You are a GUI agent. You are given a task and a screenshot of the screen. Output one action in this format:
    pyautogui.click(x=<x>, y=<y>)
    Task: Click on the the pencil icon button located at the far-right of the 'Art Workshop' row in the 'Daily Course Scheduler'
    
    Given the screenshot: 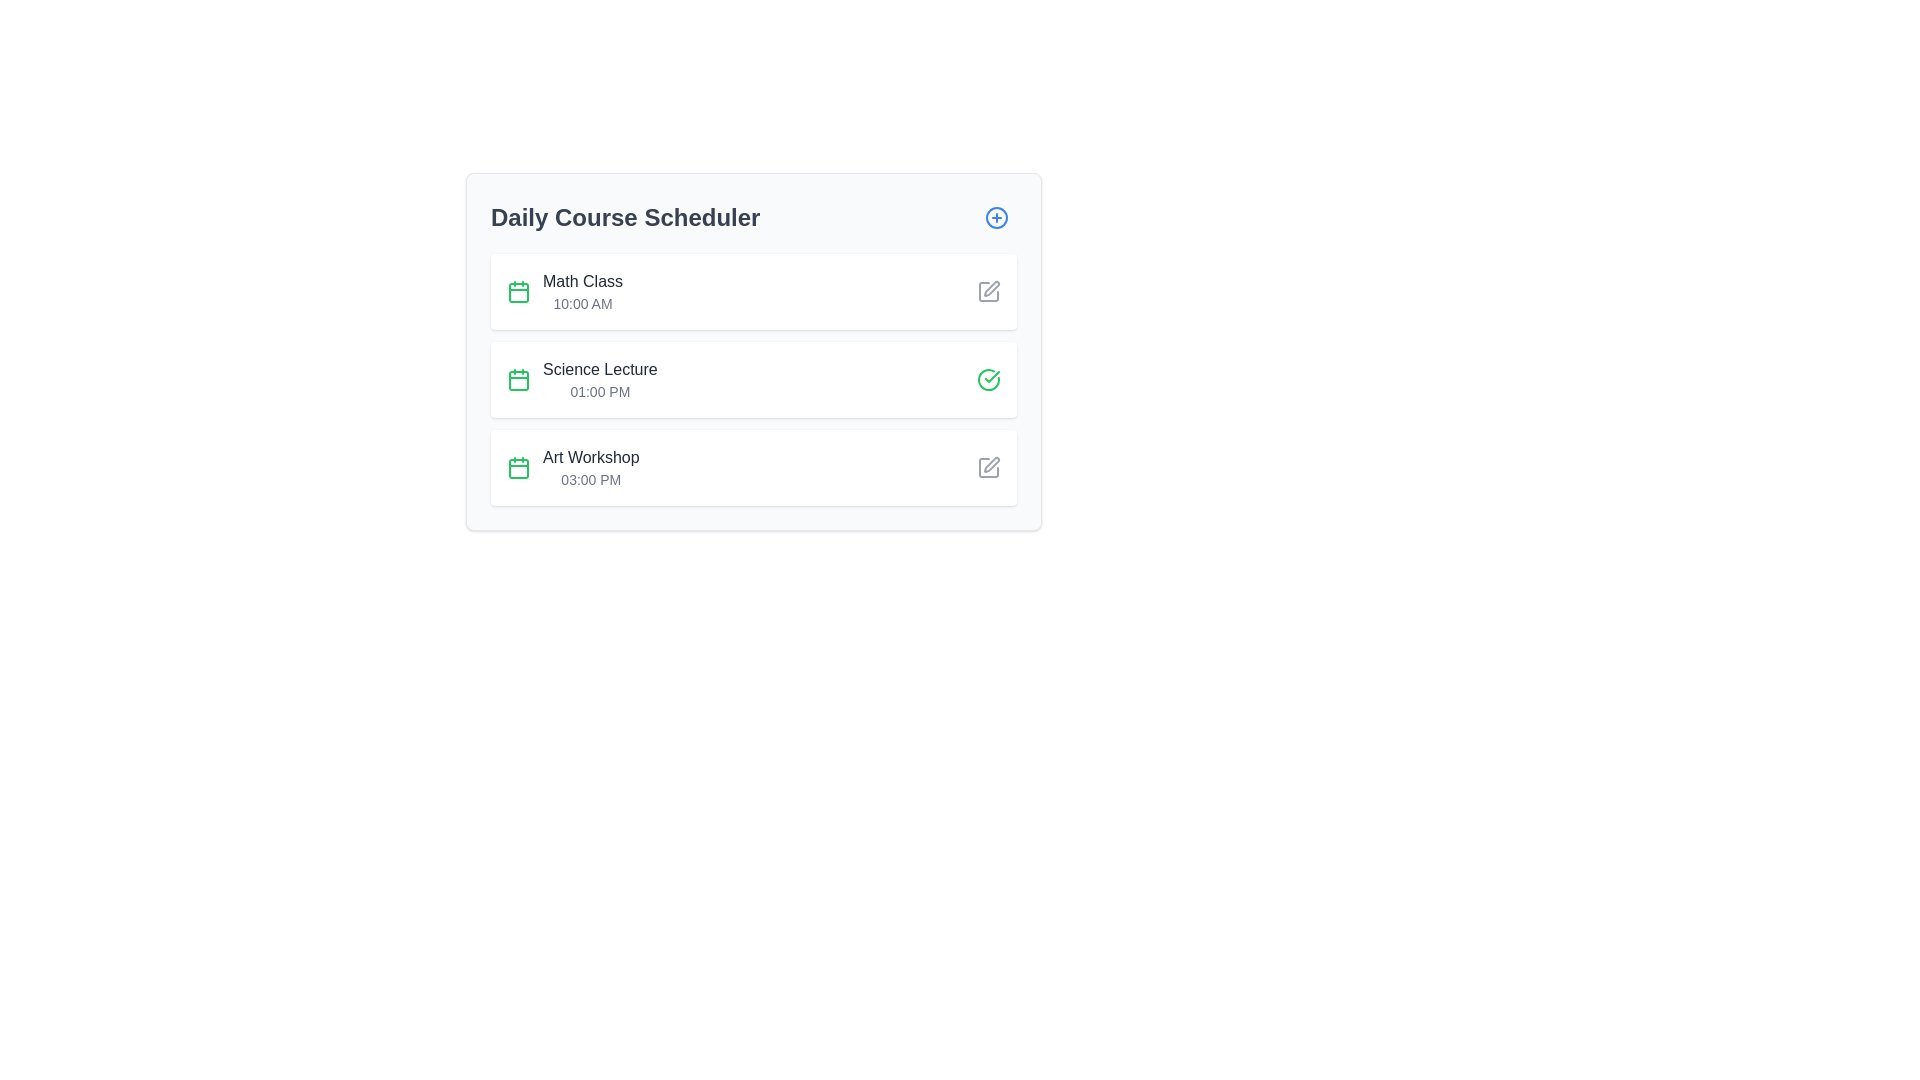 What is the action you would take?
    pyautogui.click(x=988, y=467)
    